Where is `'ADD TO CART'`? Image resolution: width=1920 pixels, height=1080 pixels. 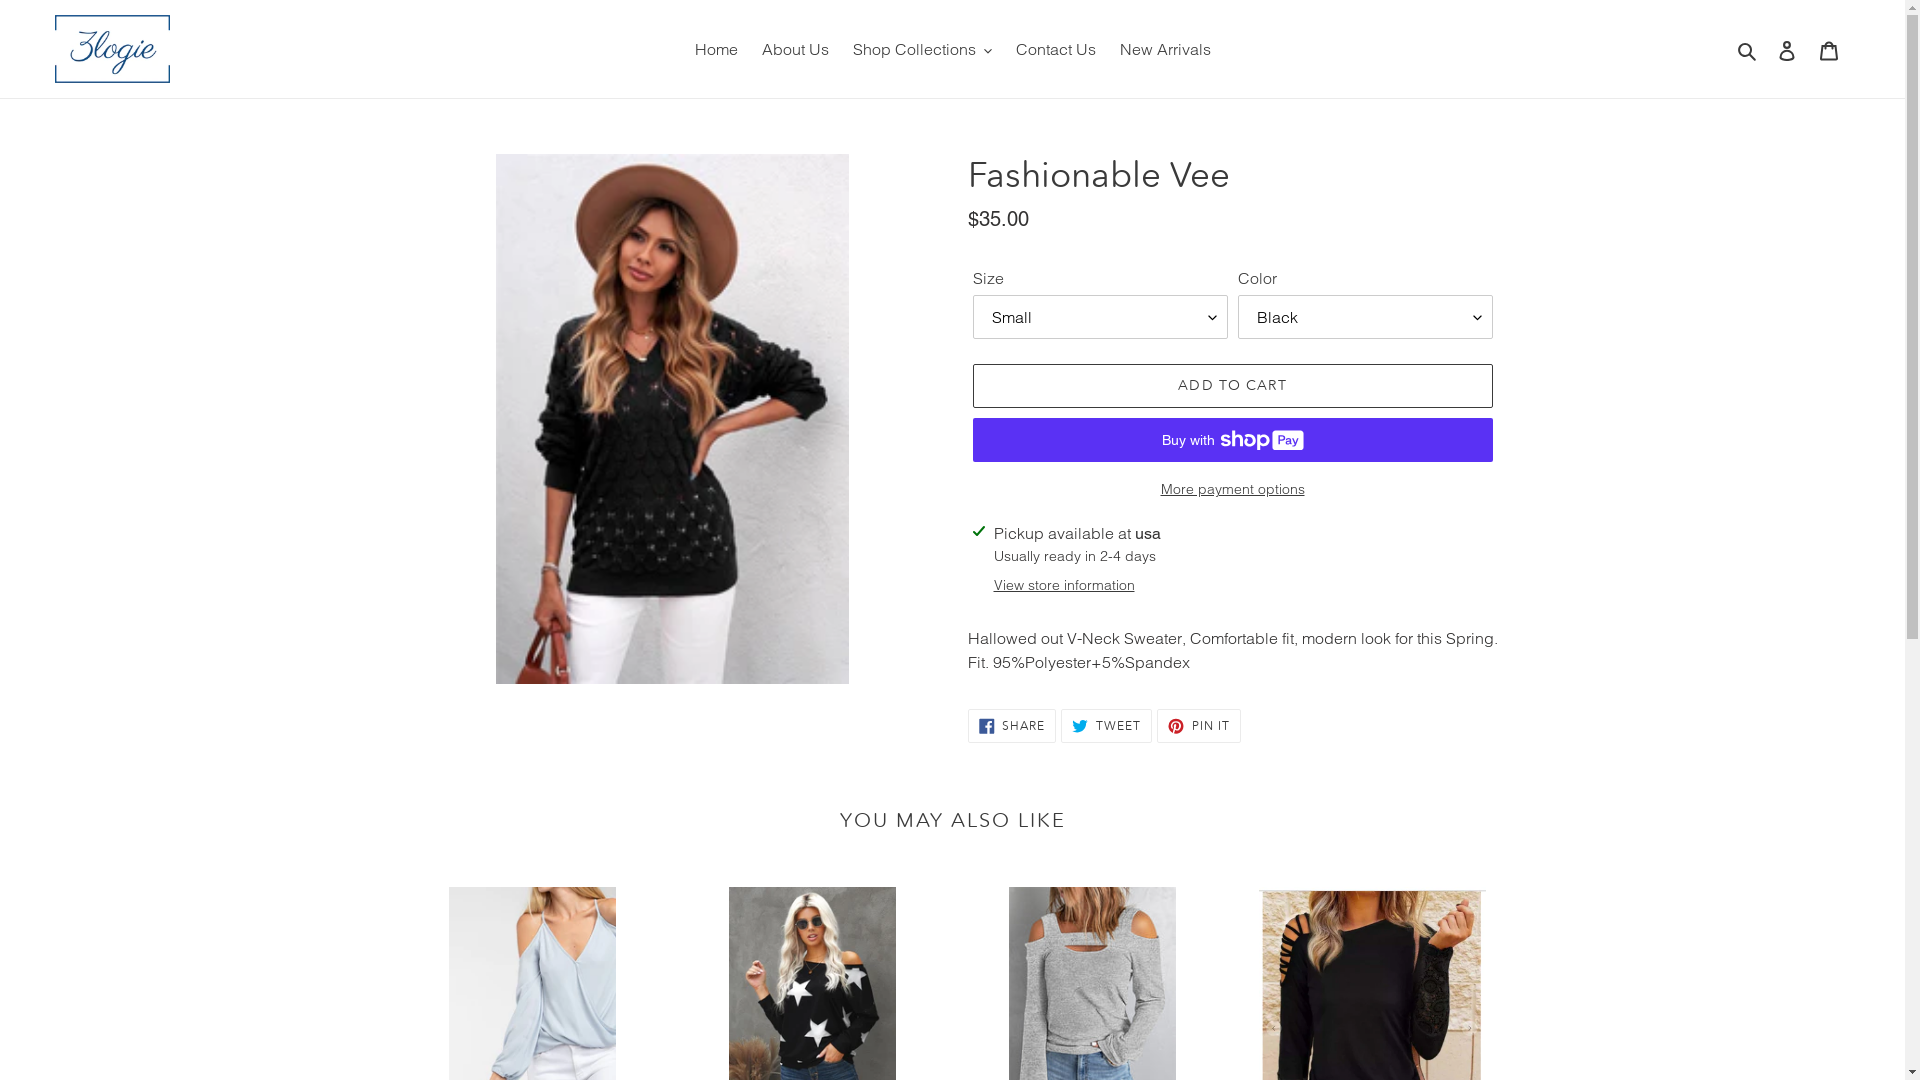 'ADD TO CART' is located at coordinates (1231, 385).